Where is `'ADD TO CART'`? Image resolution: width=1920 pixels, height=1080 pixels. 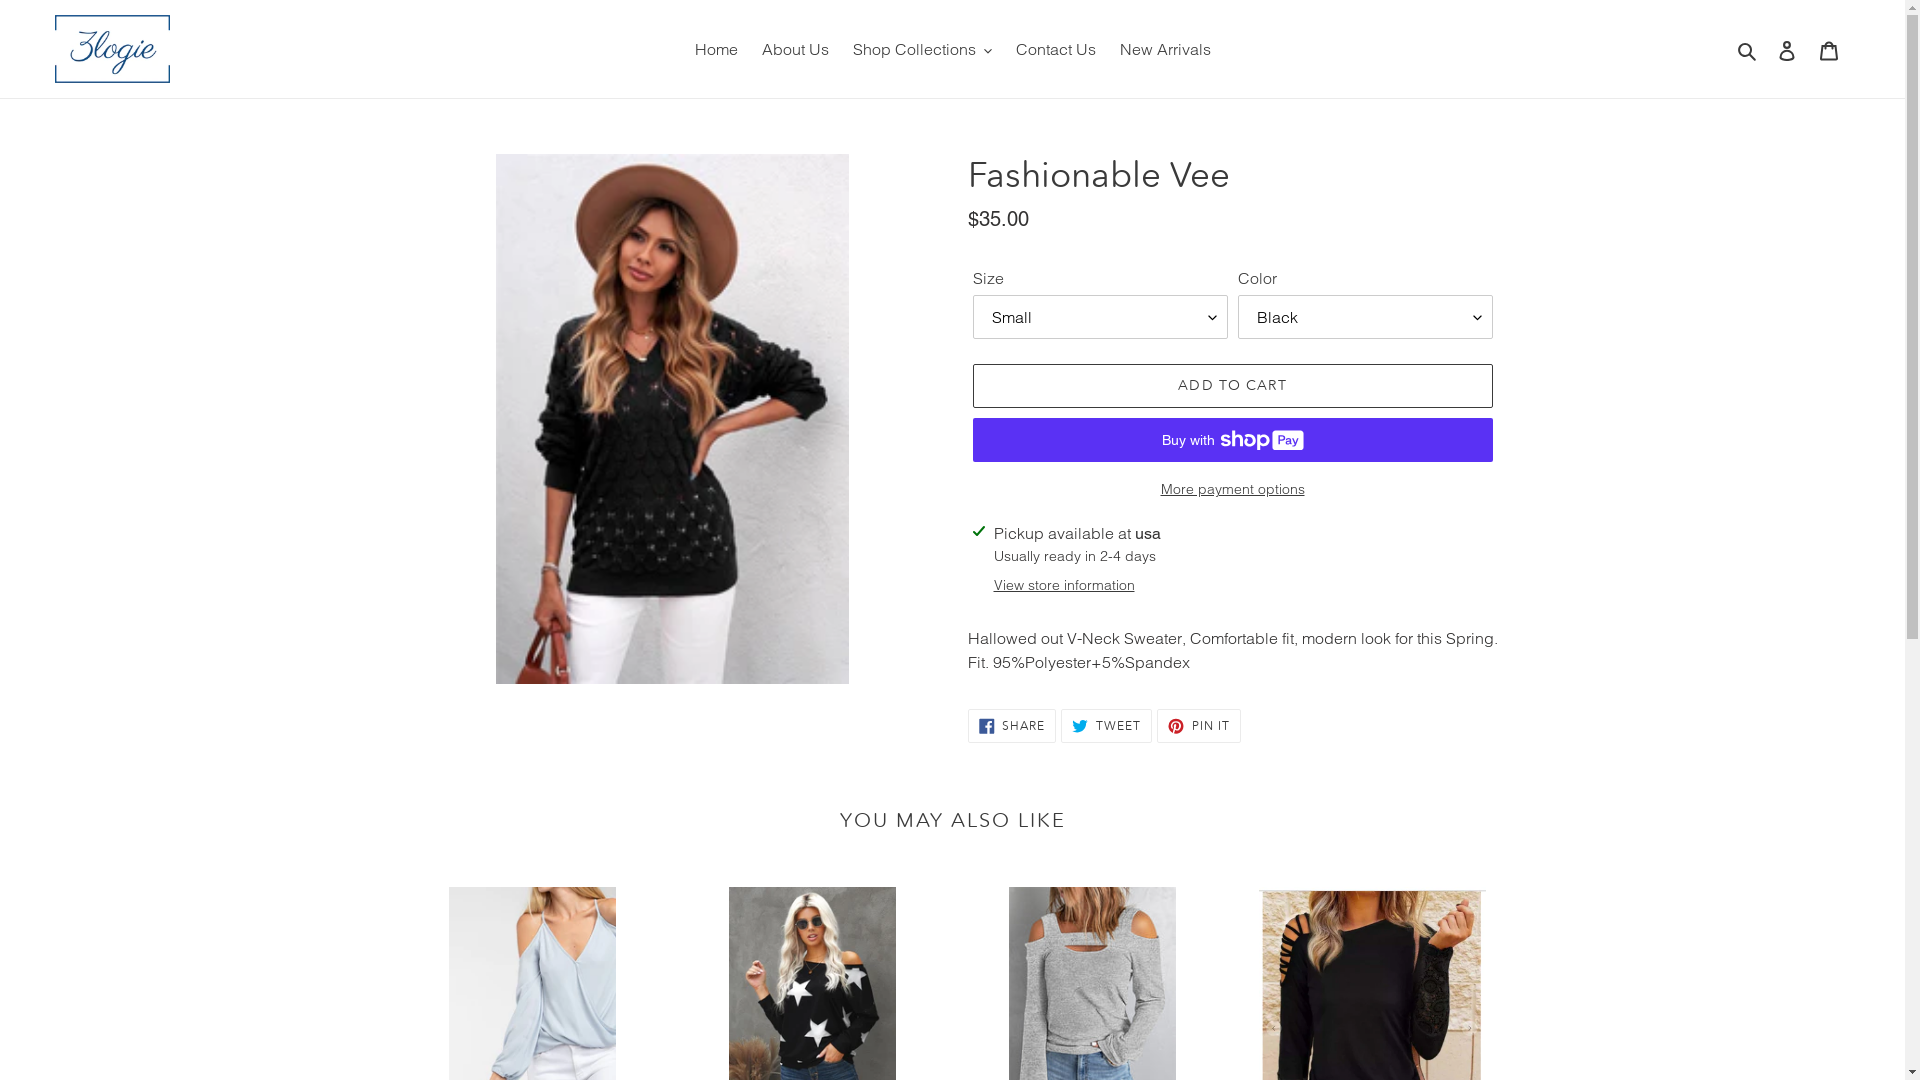 'ADD TO CART' is located at coordinates (1231, 385).